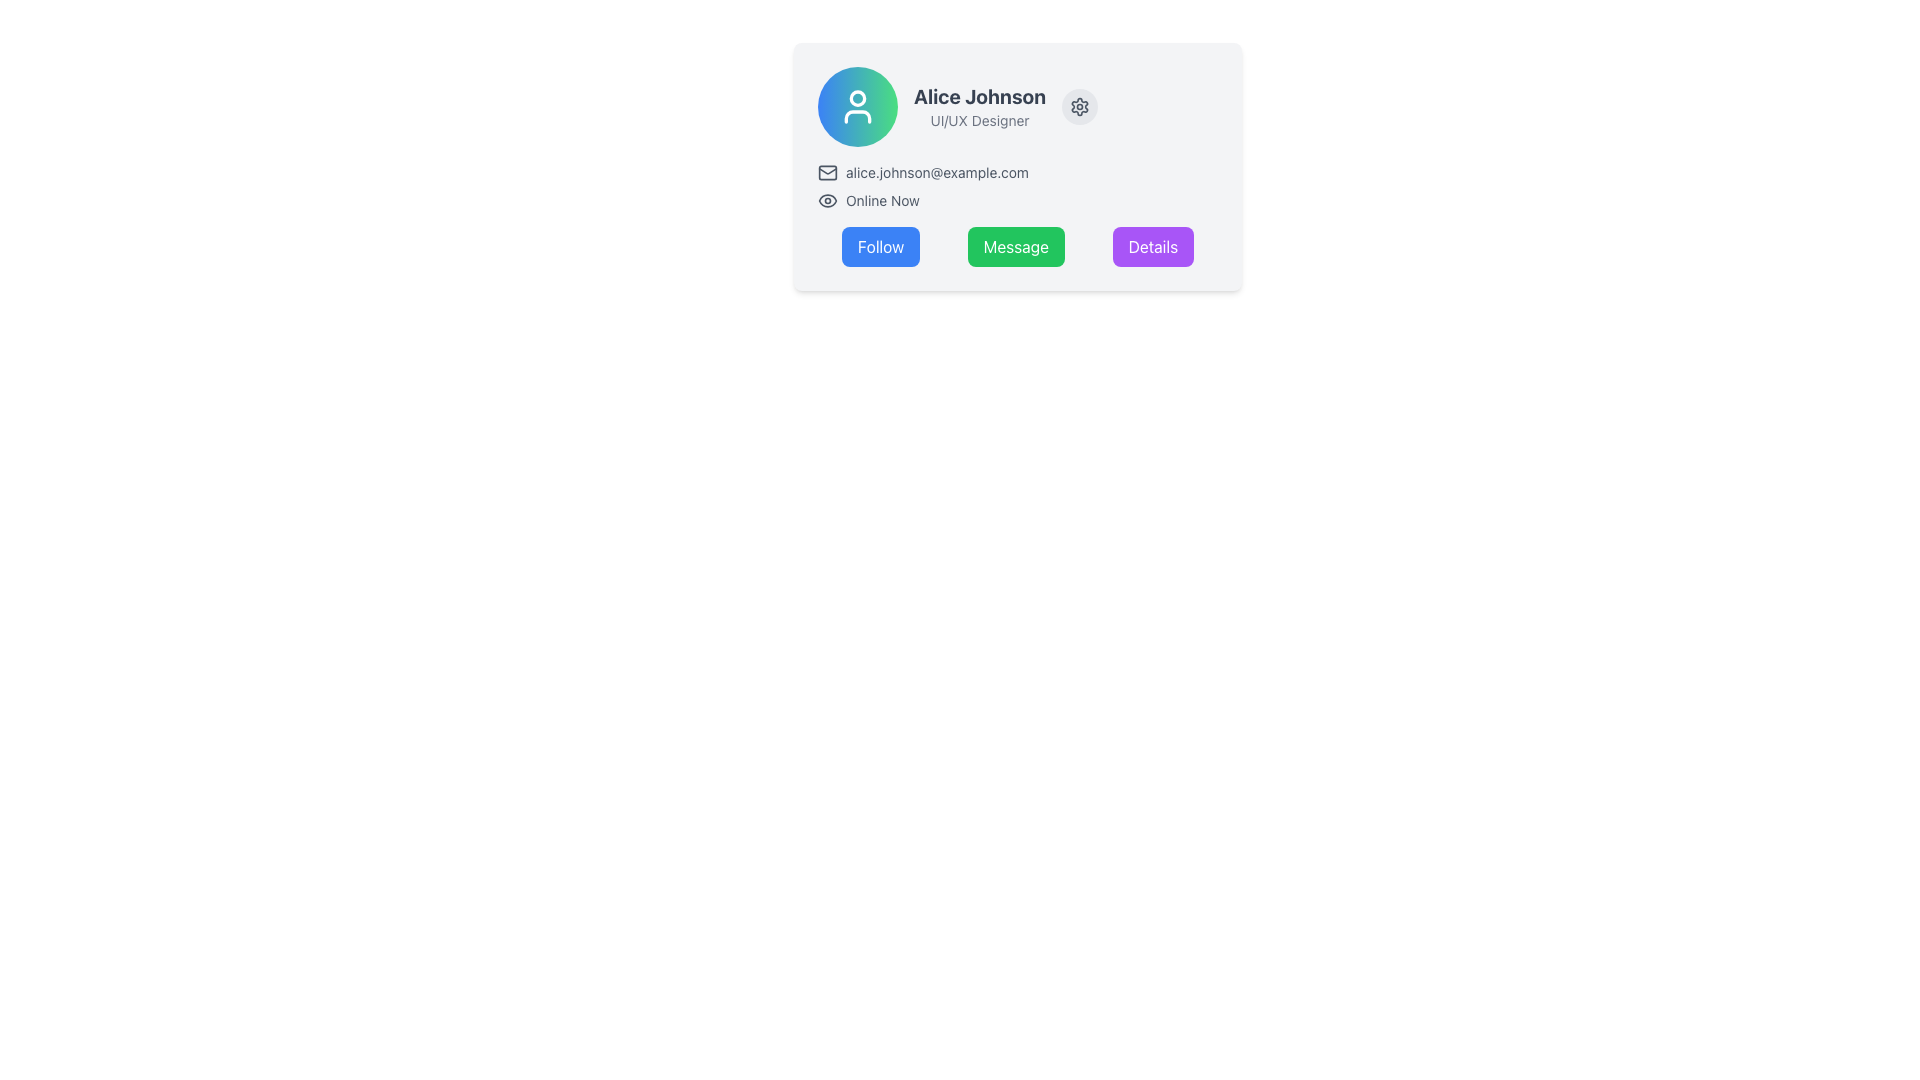 The width and height of the screenshot is (1920, 1080). I want to click on the circular avatar with a gradient background that contains a white user icon, located next to the name 'Alice Johnson' in the profile card section, so click(858, 107).